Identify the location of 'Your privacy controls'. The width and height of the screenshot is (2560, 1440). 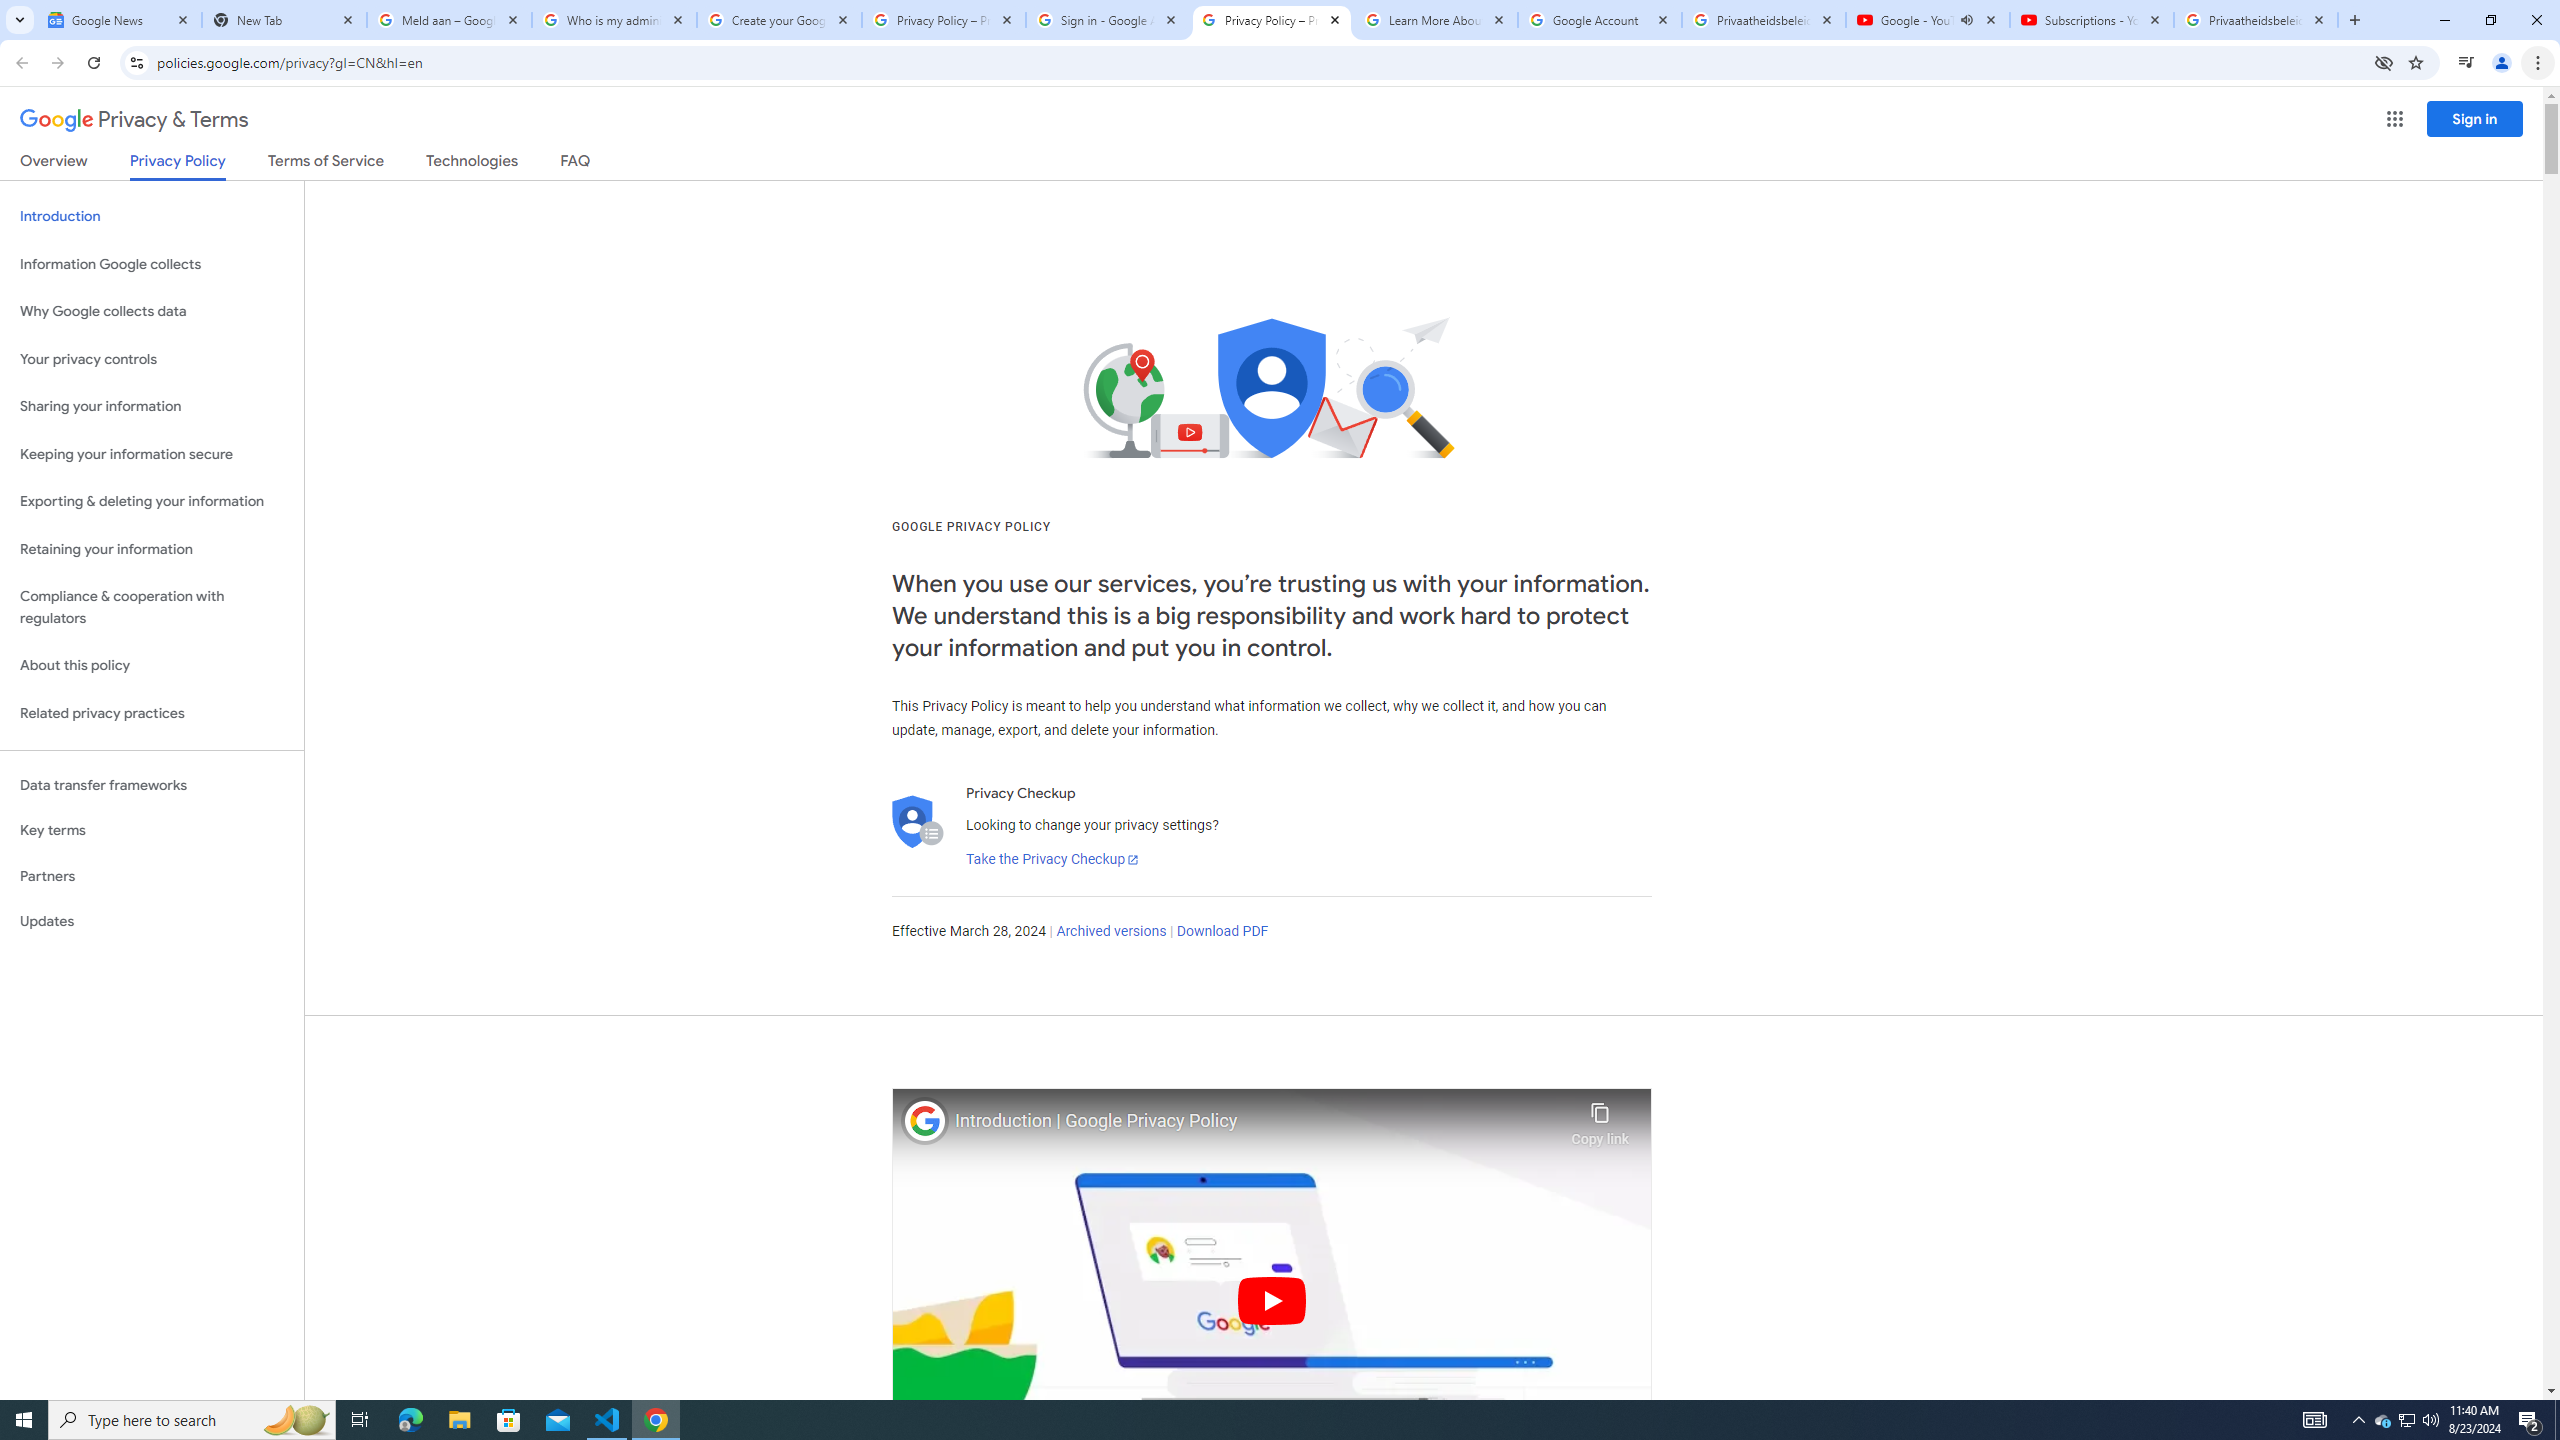
(151, 360).